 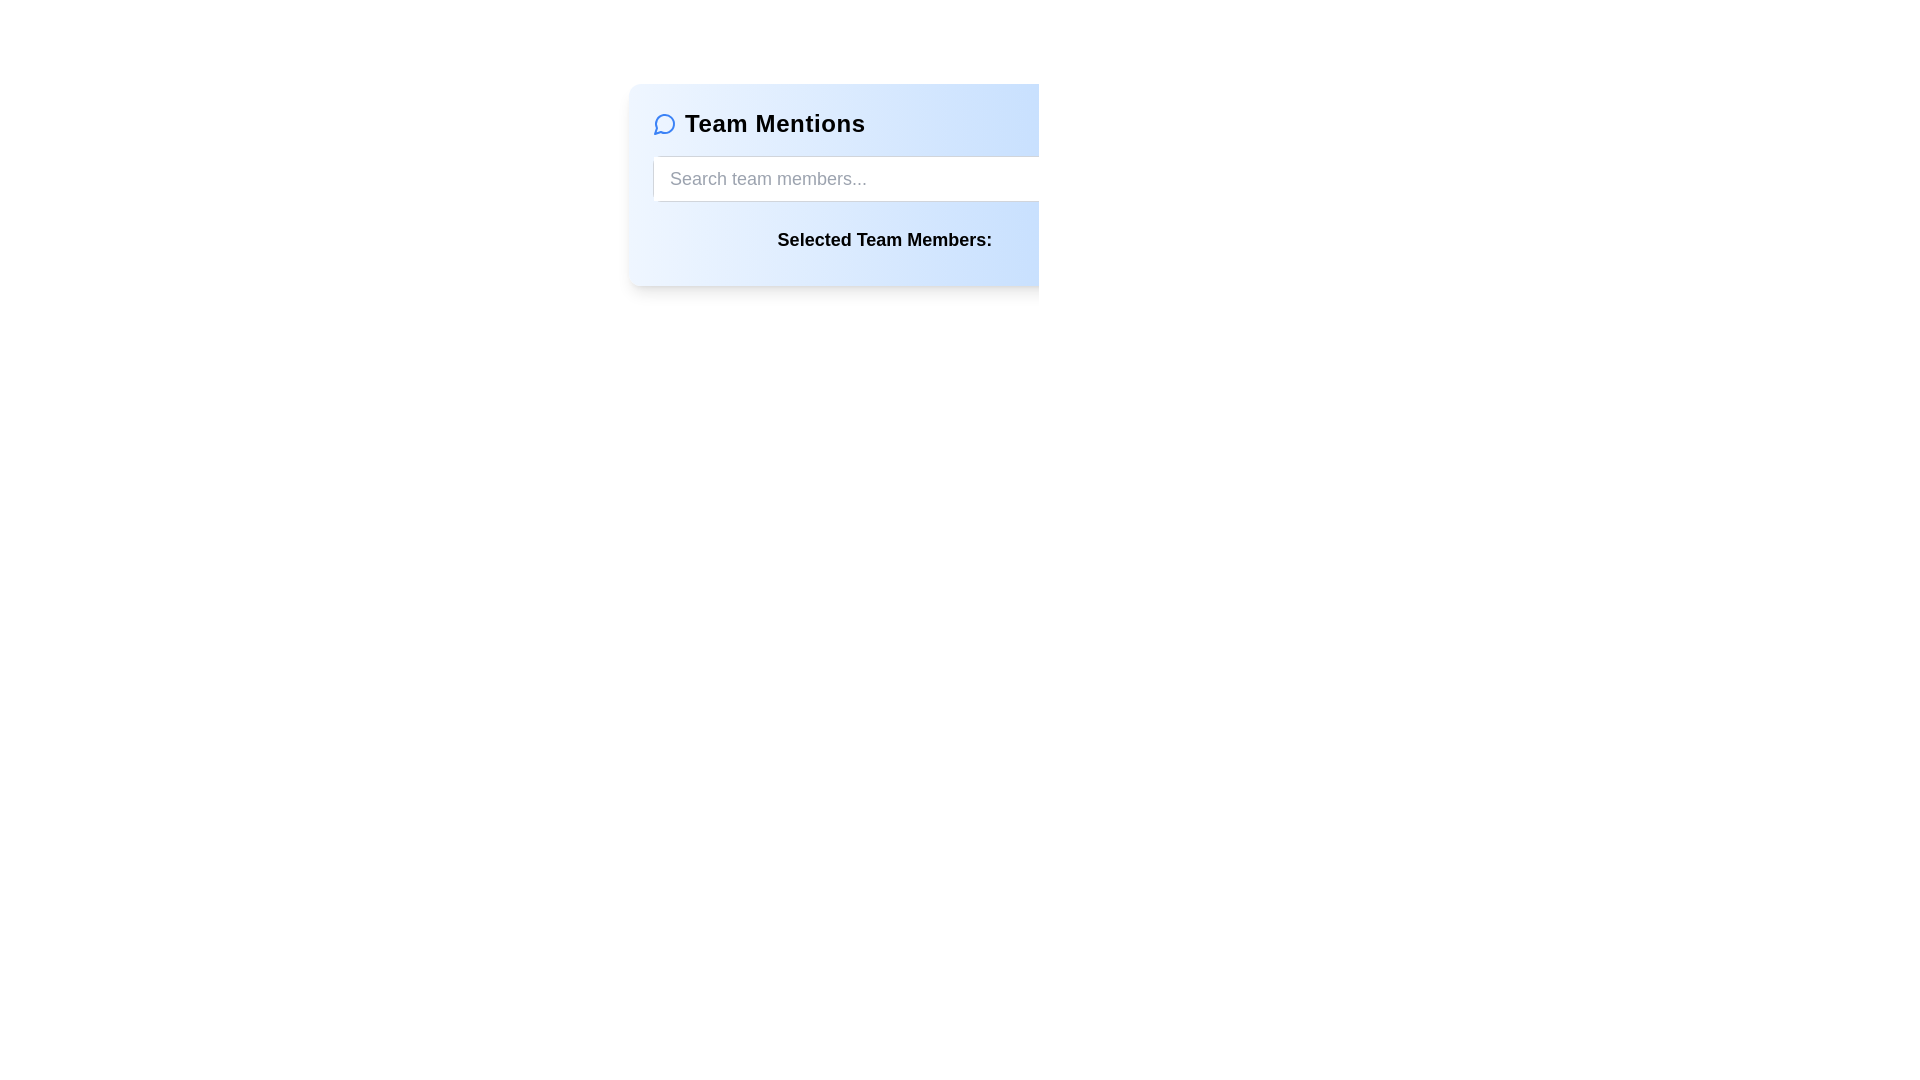 What do you see at coordinates (883, 238) in the screenshot?
I see `the bold text label 'Selected Team Members:' which is styled as a section title, located slightly below the 'Search team members...' input field` at bounding box center [883, 238].